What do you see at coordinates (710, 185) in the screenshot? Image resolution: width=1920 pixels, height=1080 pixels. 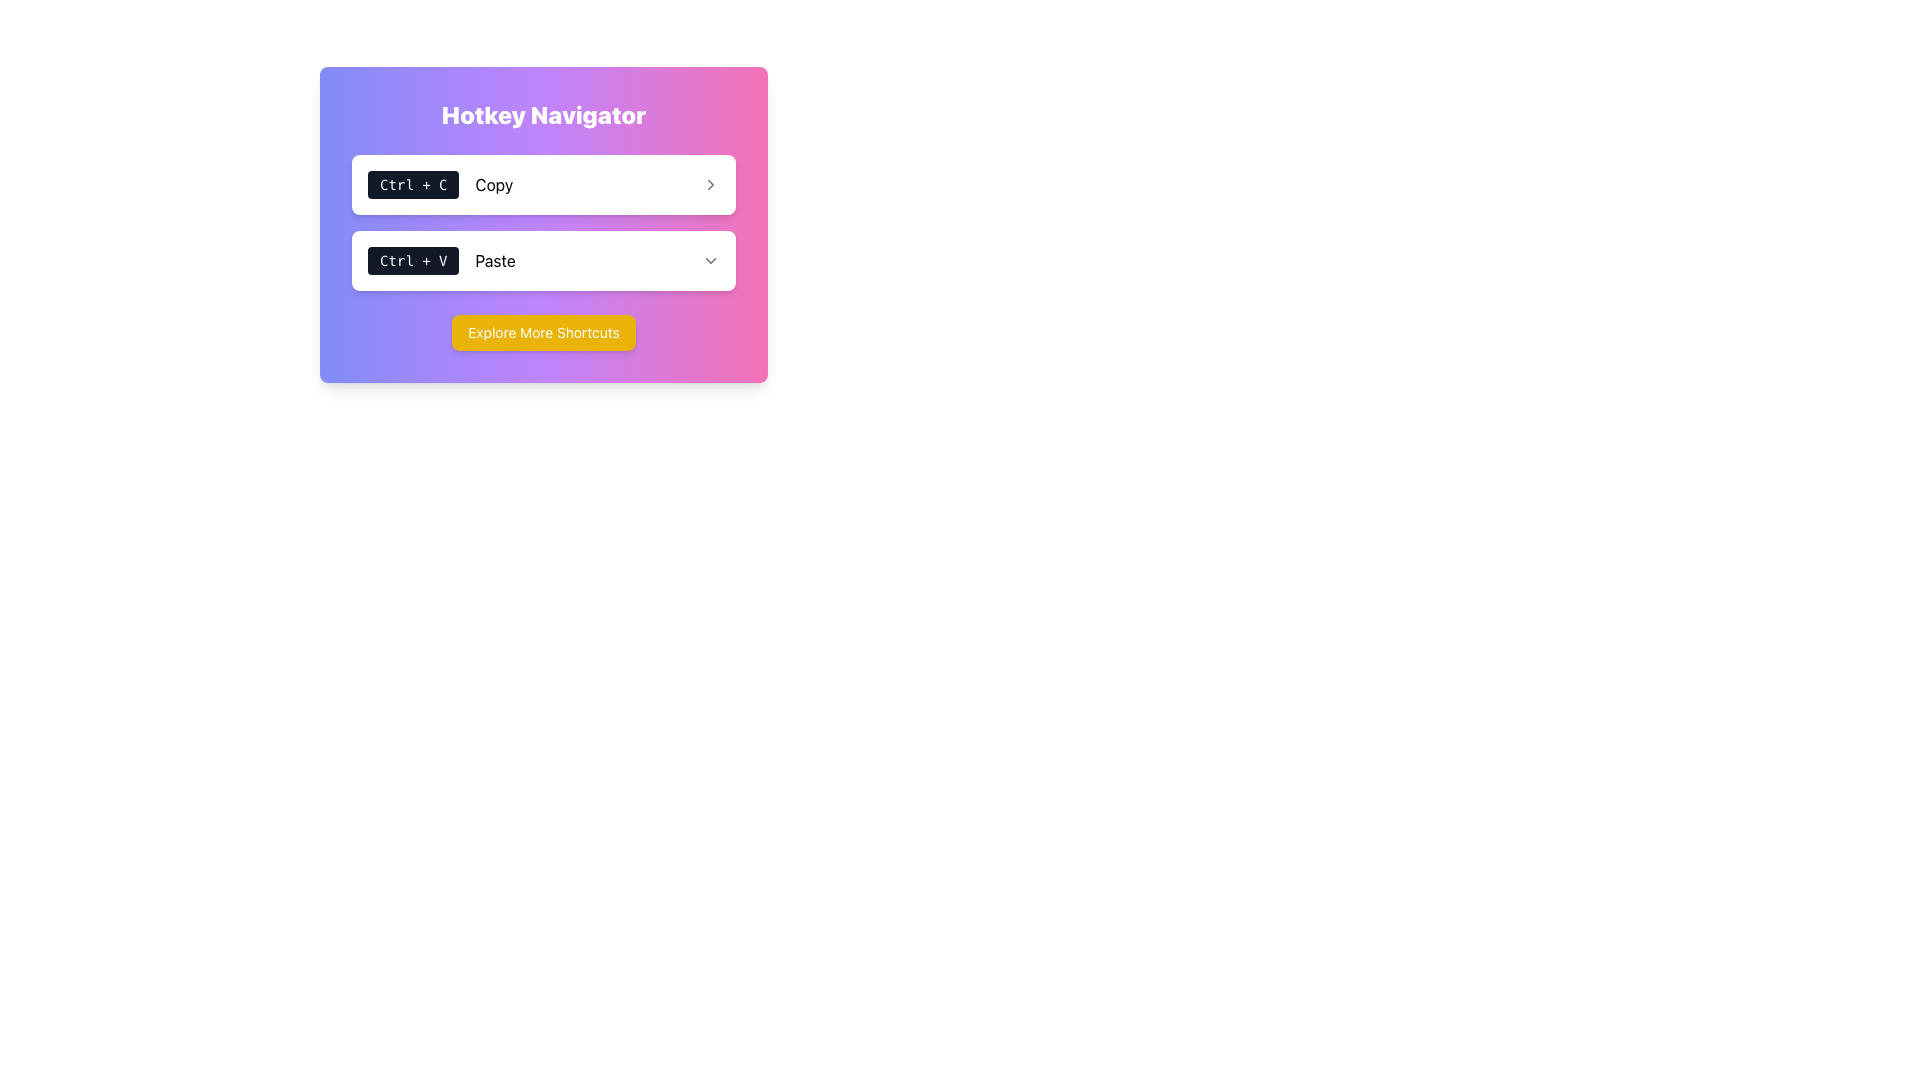 I see `the chevron icon located at the far-right of the first item within the list of shortcuts, aligned horizontally with the text 'Copy'` at bounding box center [710, 185].